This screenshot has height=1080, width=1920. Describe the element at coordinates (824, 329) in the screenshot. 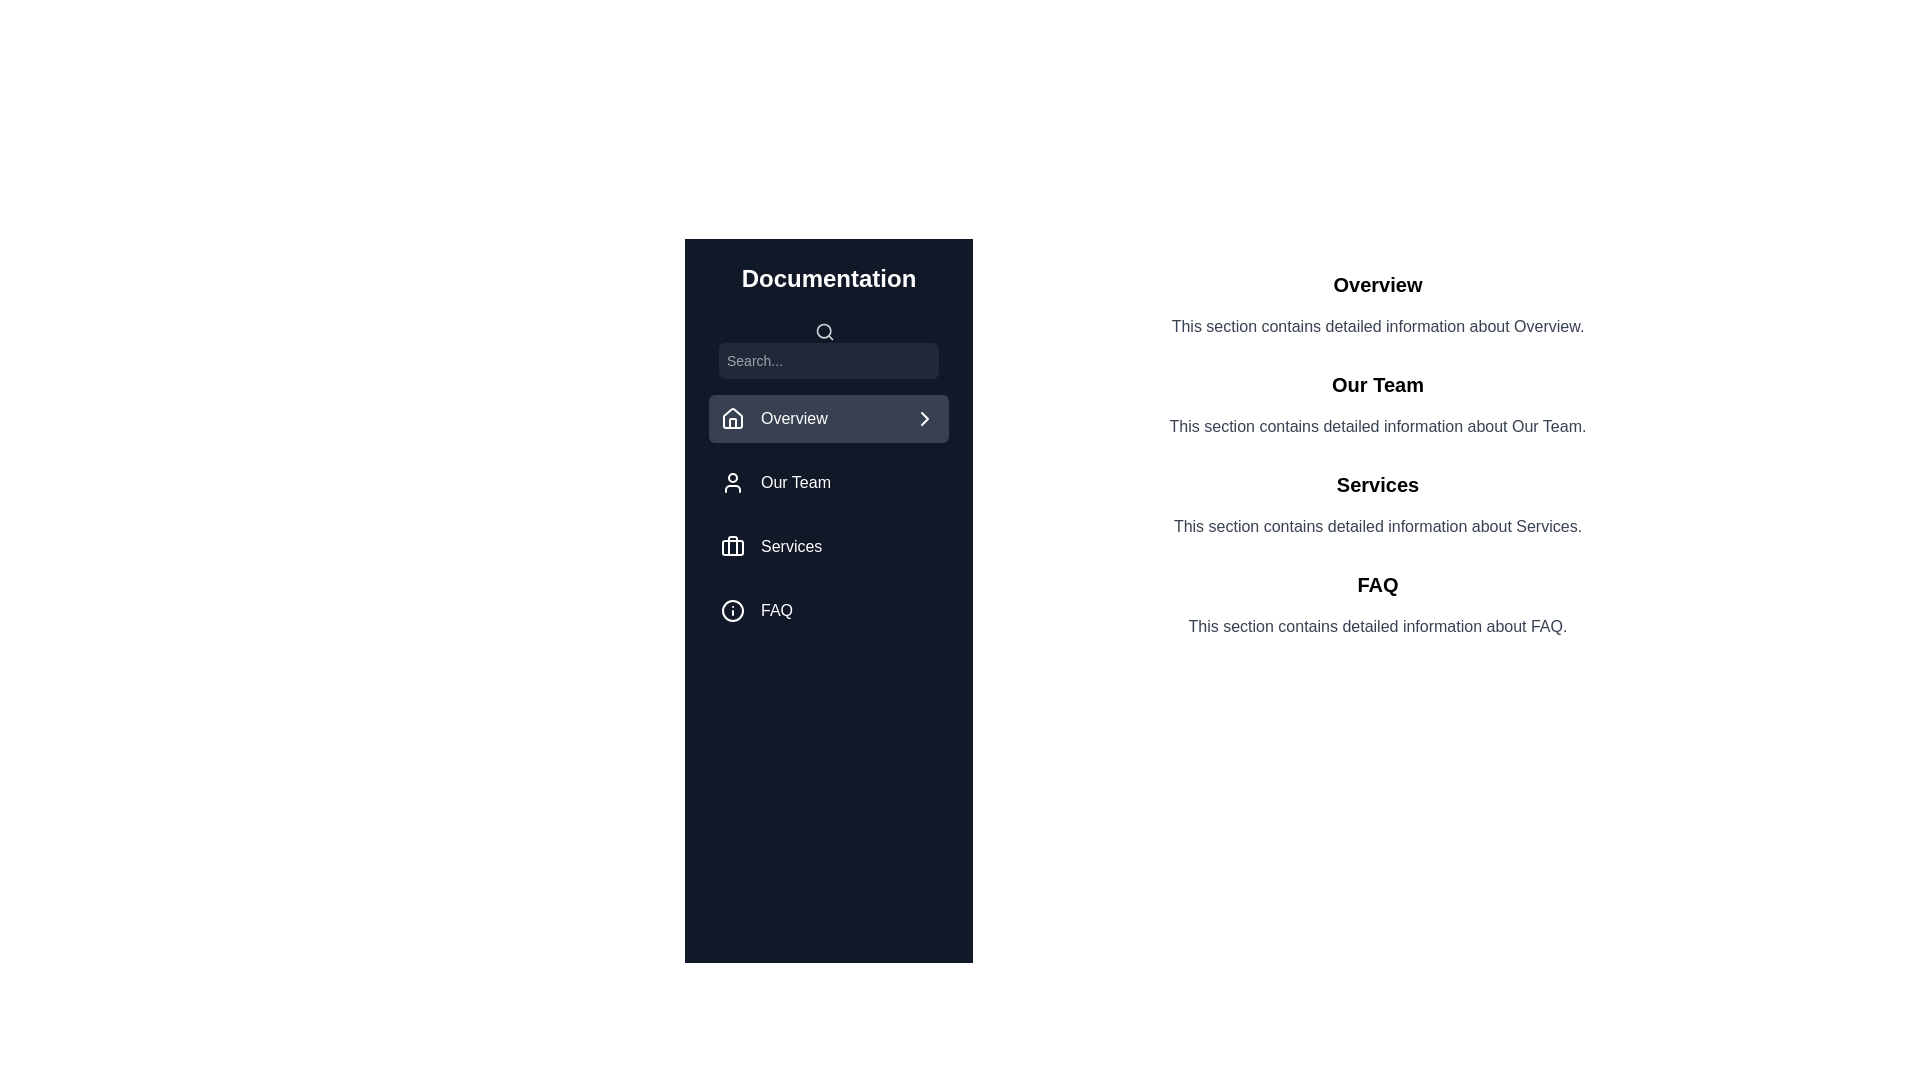

I see `the search icon located in the left sidebar, which is represented by the circle element of the magnifying glass design` at that location.